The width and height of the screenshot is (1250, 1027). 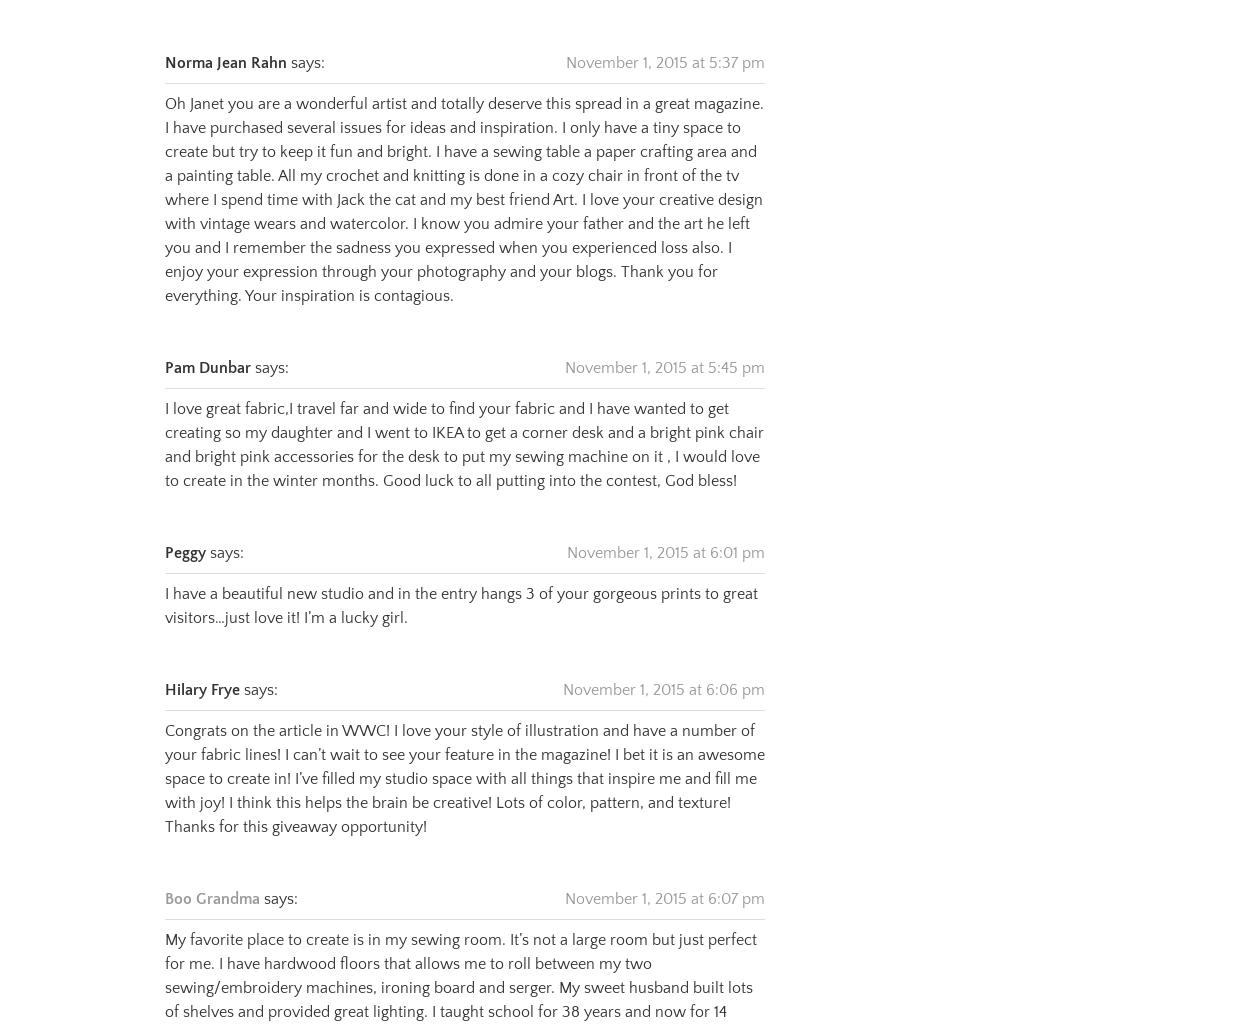 What do you see at coordinates (665, 343) in the screenshot?
I see `'November 1, 2015 at 5:45 pm'` at bounding box center [665, 343].